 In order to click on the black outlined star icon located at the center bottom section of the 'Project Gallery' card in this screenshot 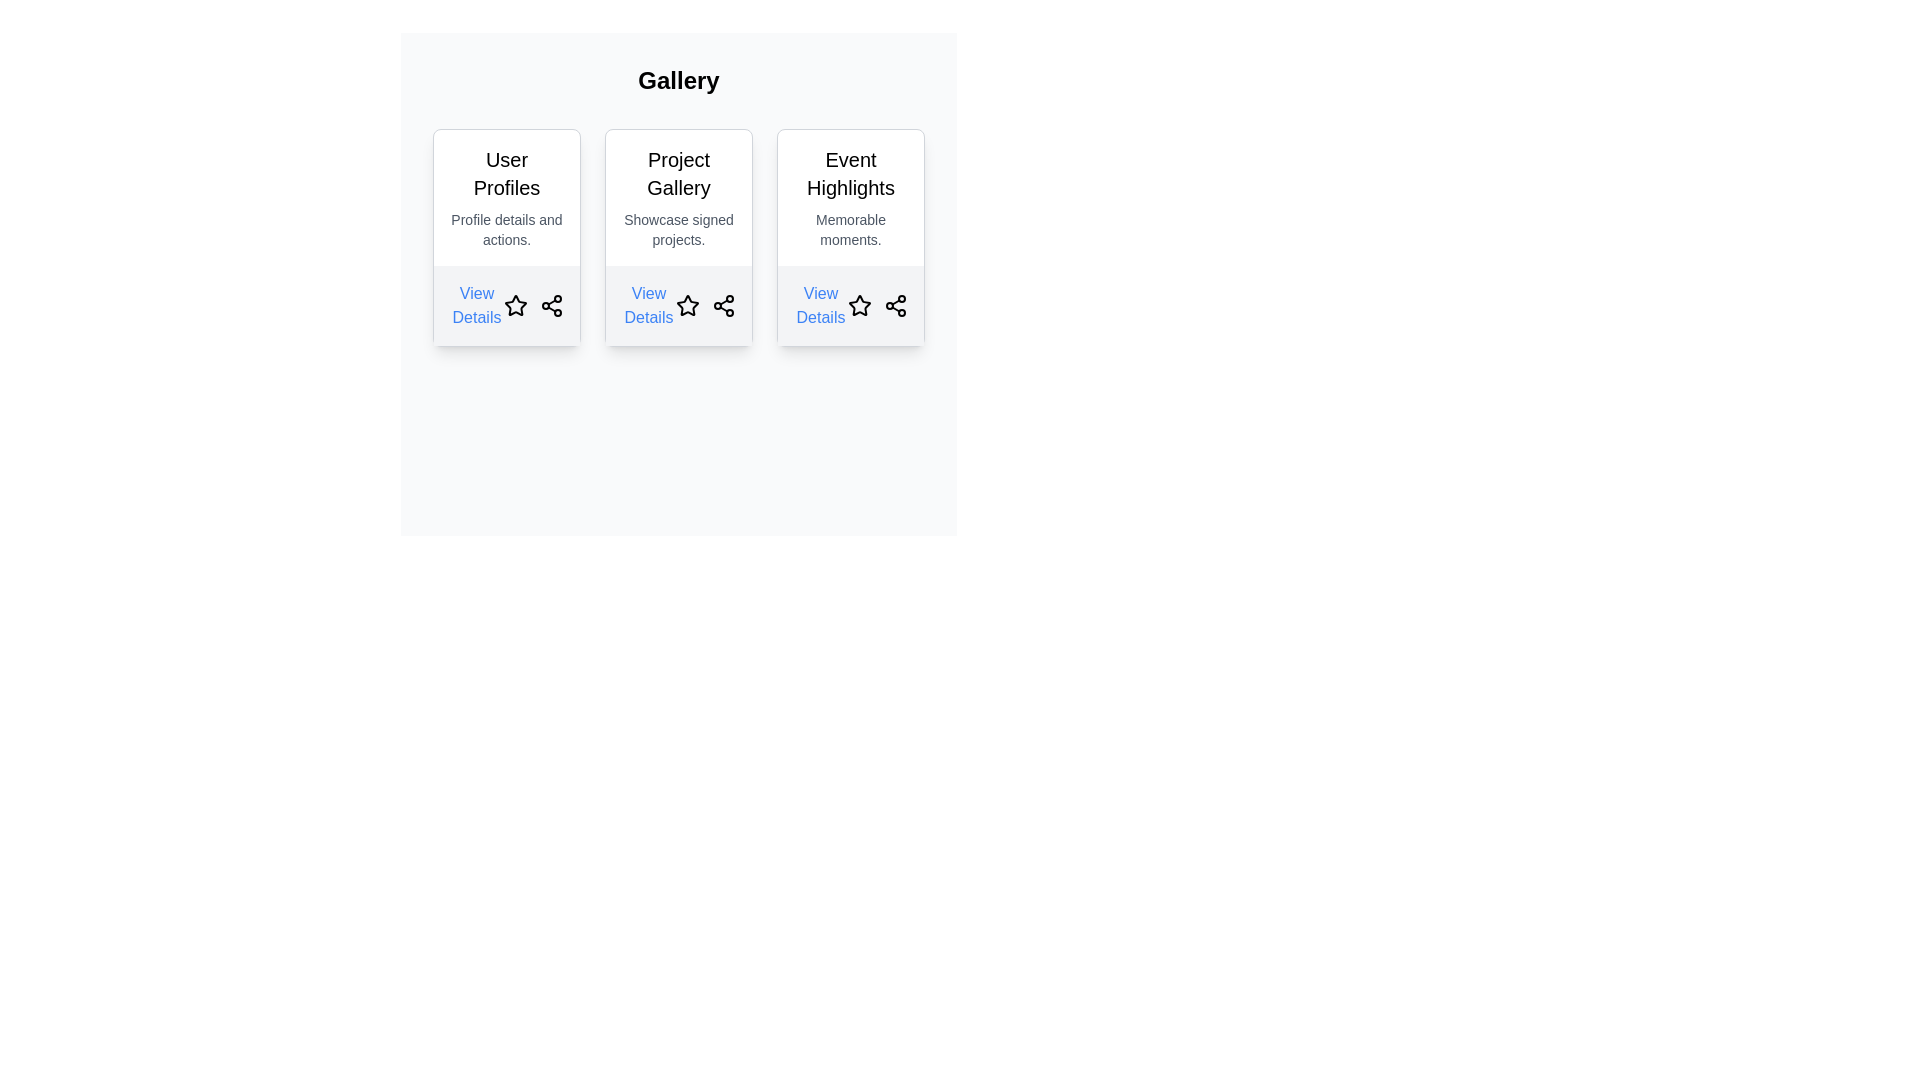, I will do `click(686, 304)`.